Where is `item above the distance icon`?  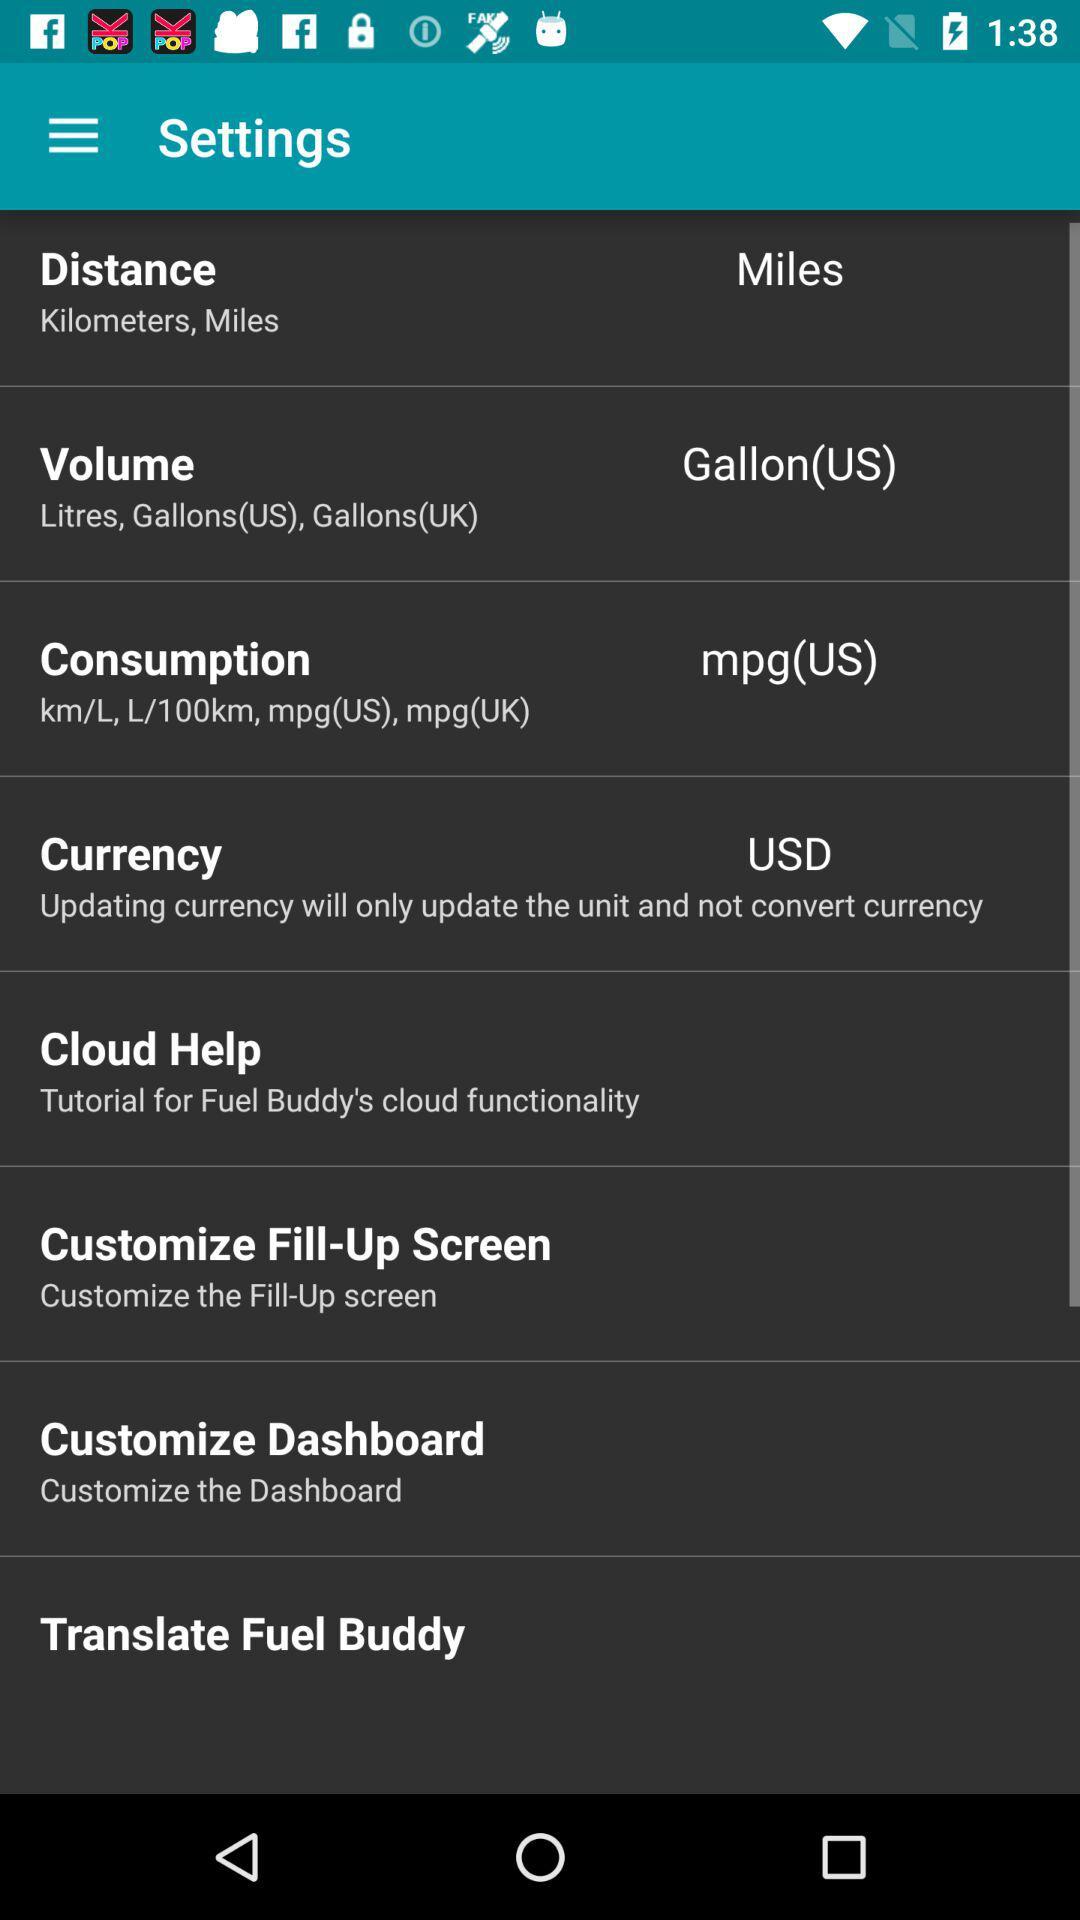 item above the distance icon is located at coordinates (72, 135).